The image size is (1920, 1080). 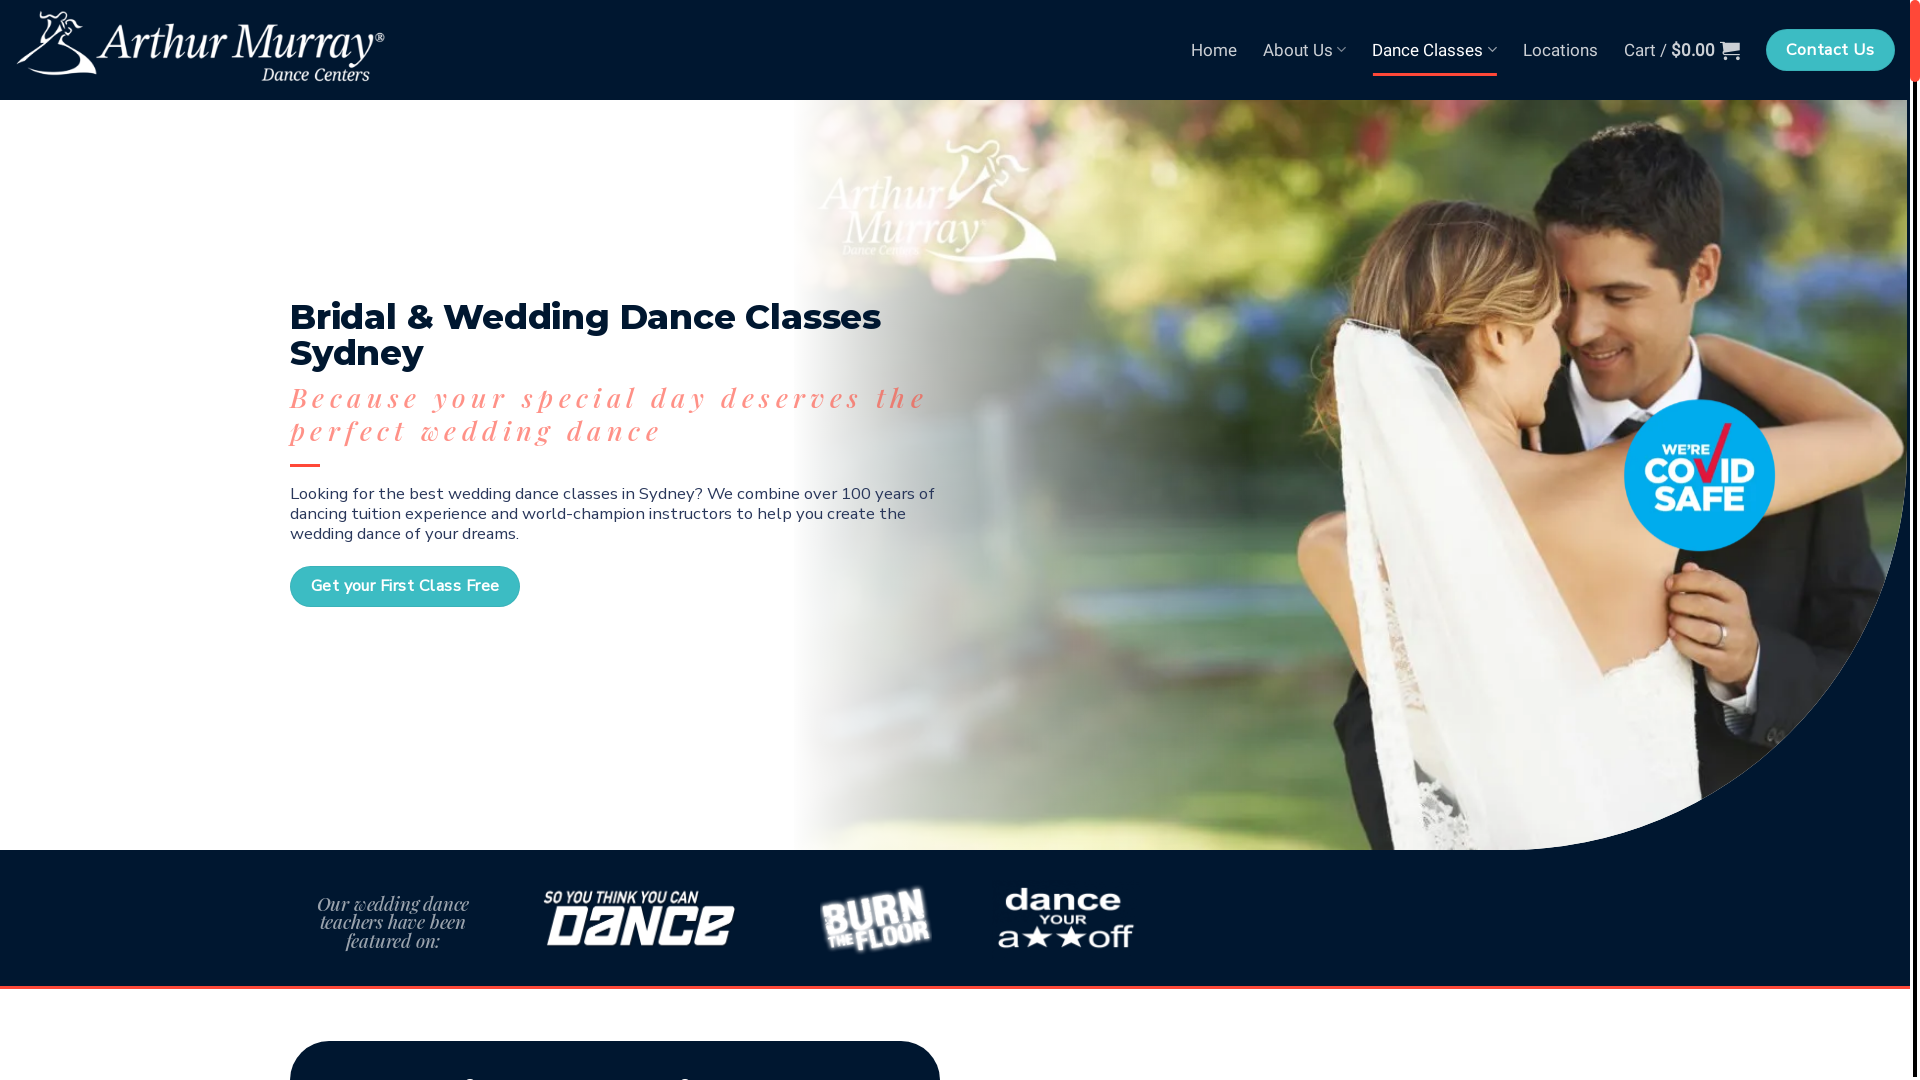 I want to click on 'Get your First Class Free', so click(x=403, y=585).